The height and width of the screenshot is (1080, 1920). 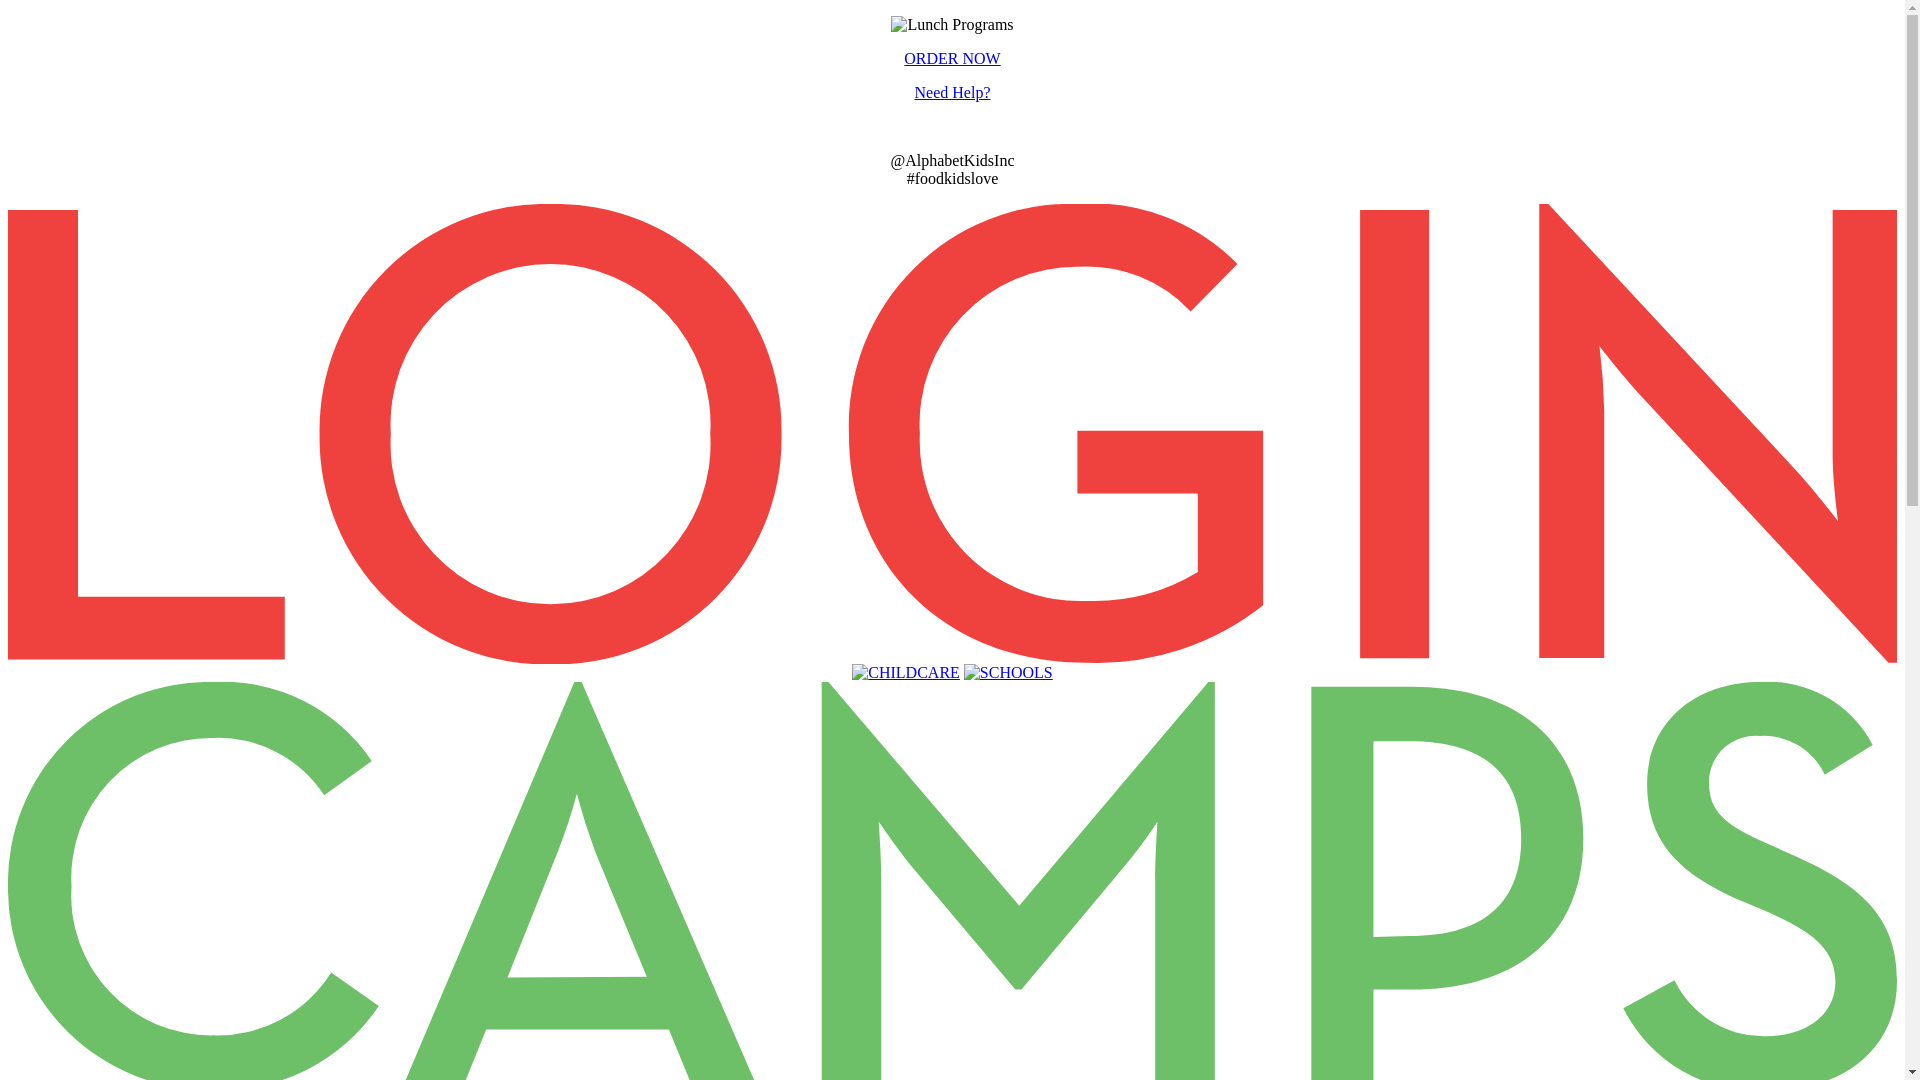 I want to click on 'ORDER NOW', so click(x=950, y=57).